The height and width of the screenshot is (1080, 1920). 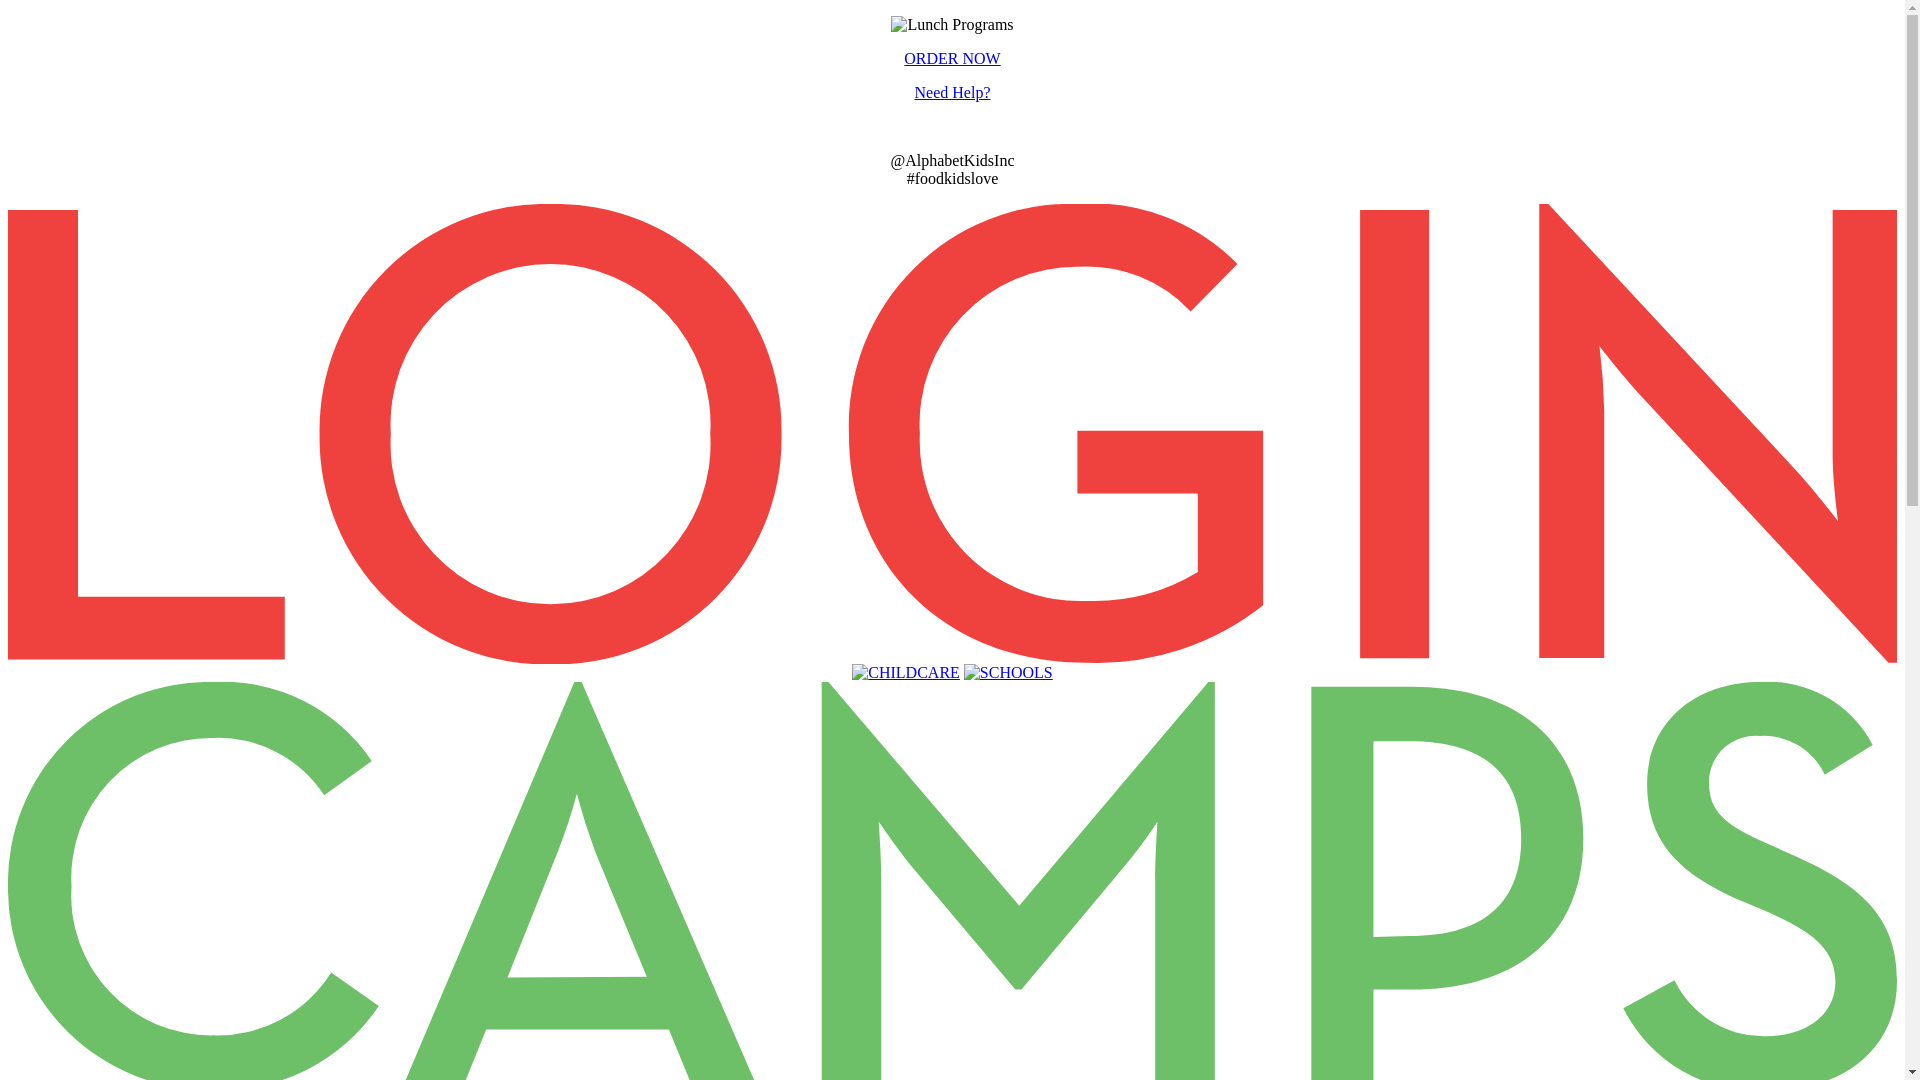 I want to click on 'ORDER NOW', so click(x=950, y=57).